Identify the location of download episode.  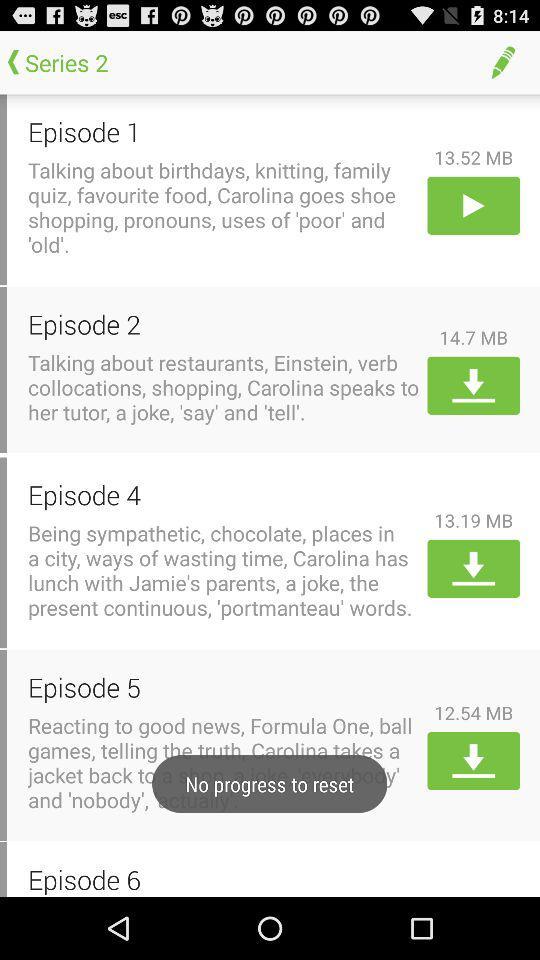
(472, 384).